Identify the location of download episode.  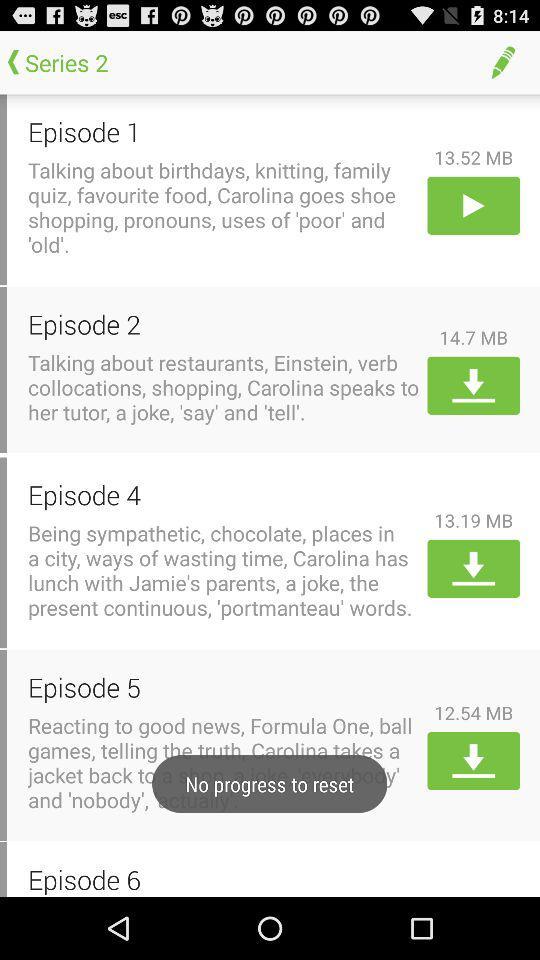
(472, 384).